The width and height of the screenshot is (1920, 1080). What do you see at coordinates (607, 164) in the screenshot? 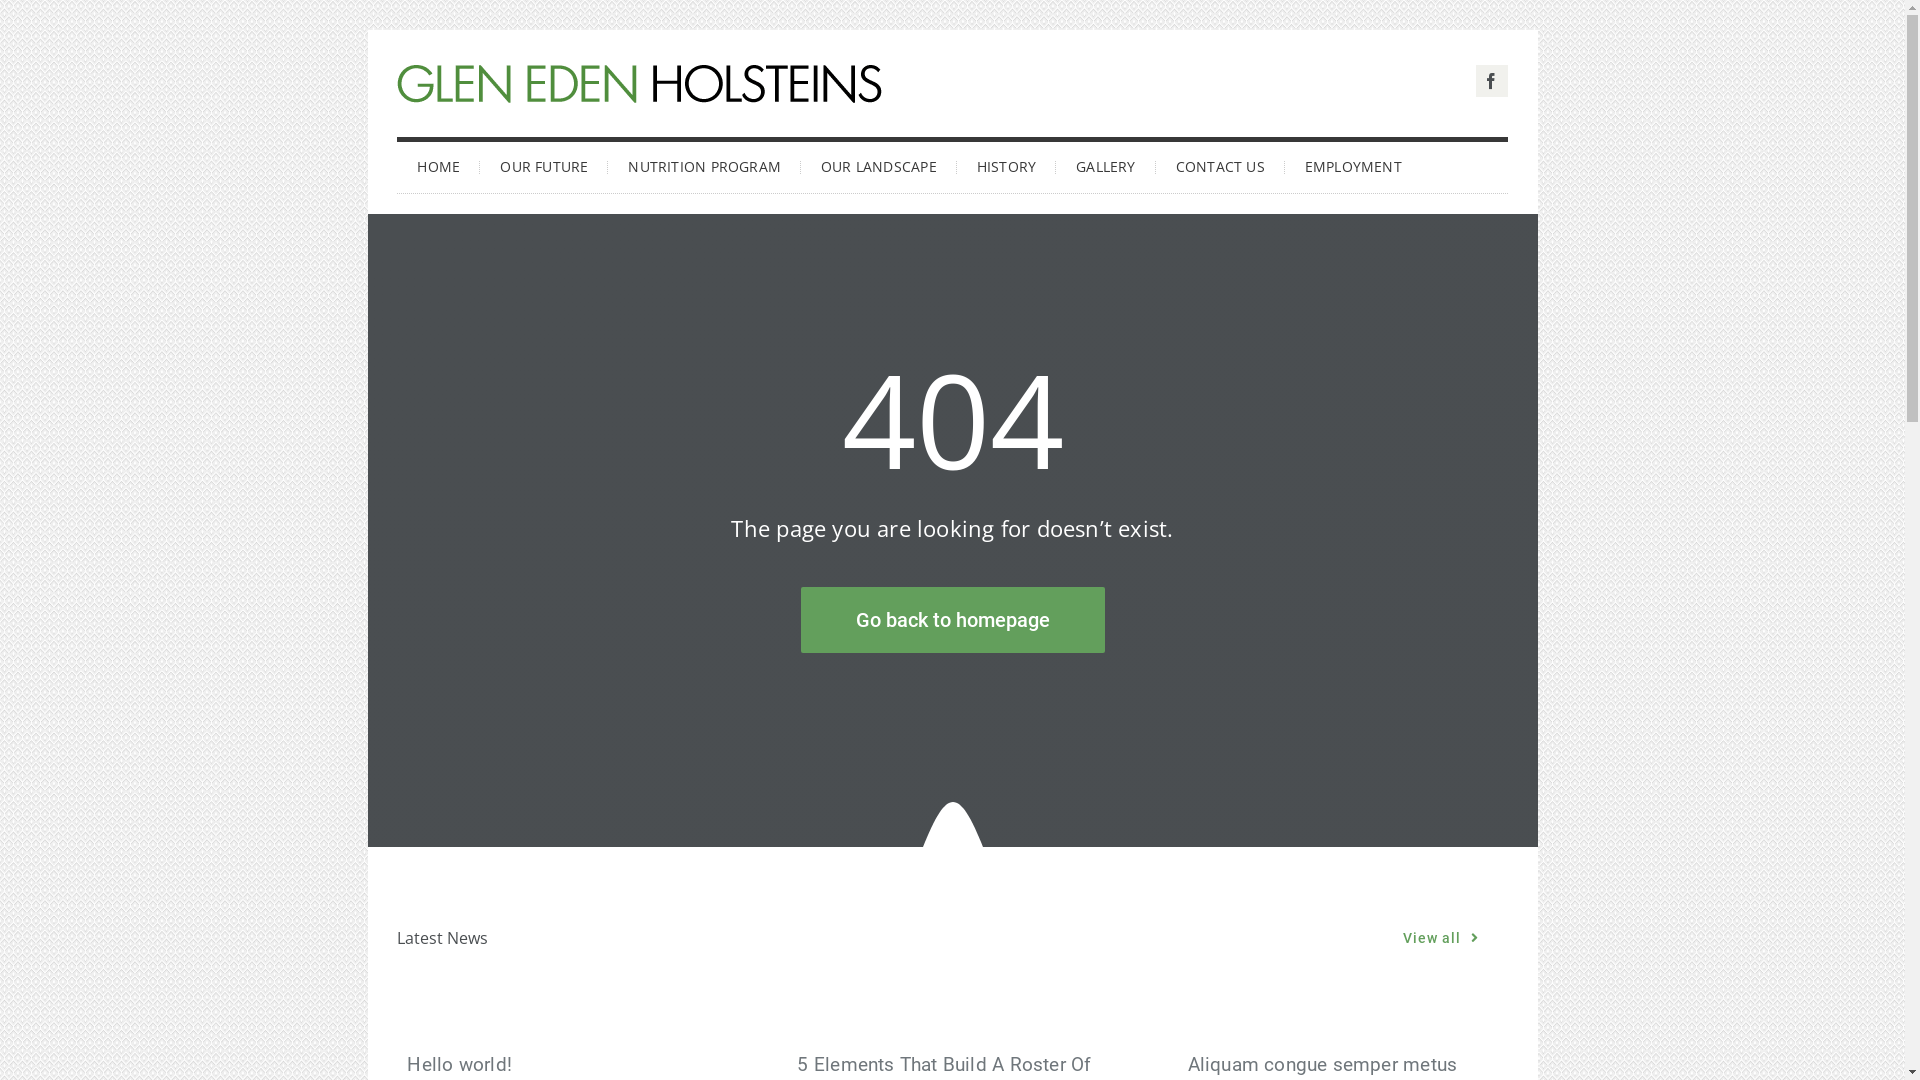
I see `'NUTRITION PROGRAM'` at bounding box center [607, 164].